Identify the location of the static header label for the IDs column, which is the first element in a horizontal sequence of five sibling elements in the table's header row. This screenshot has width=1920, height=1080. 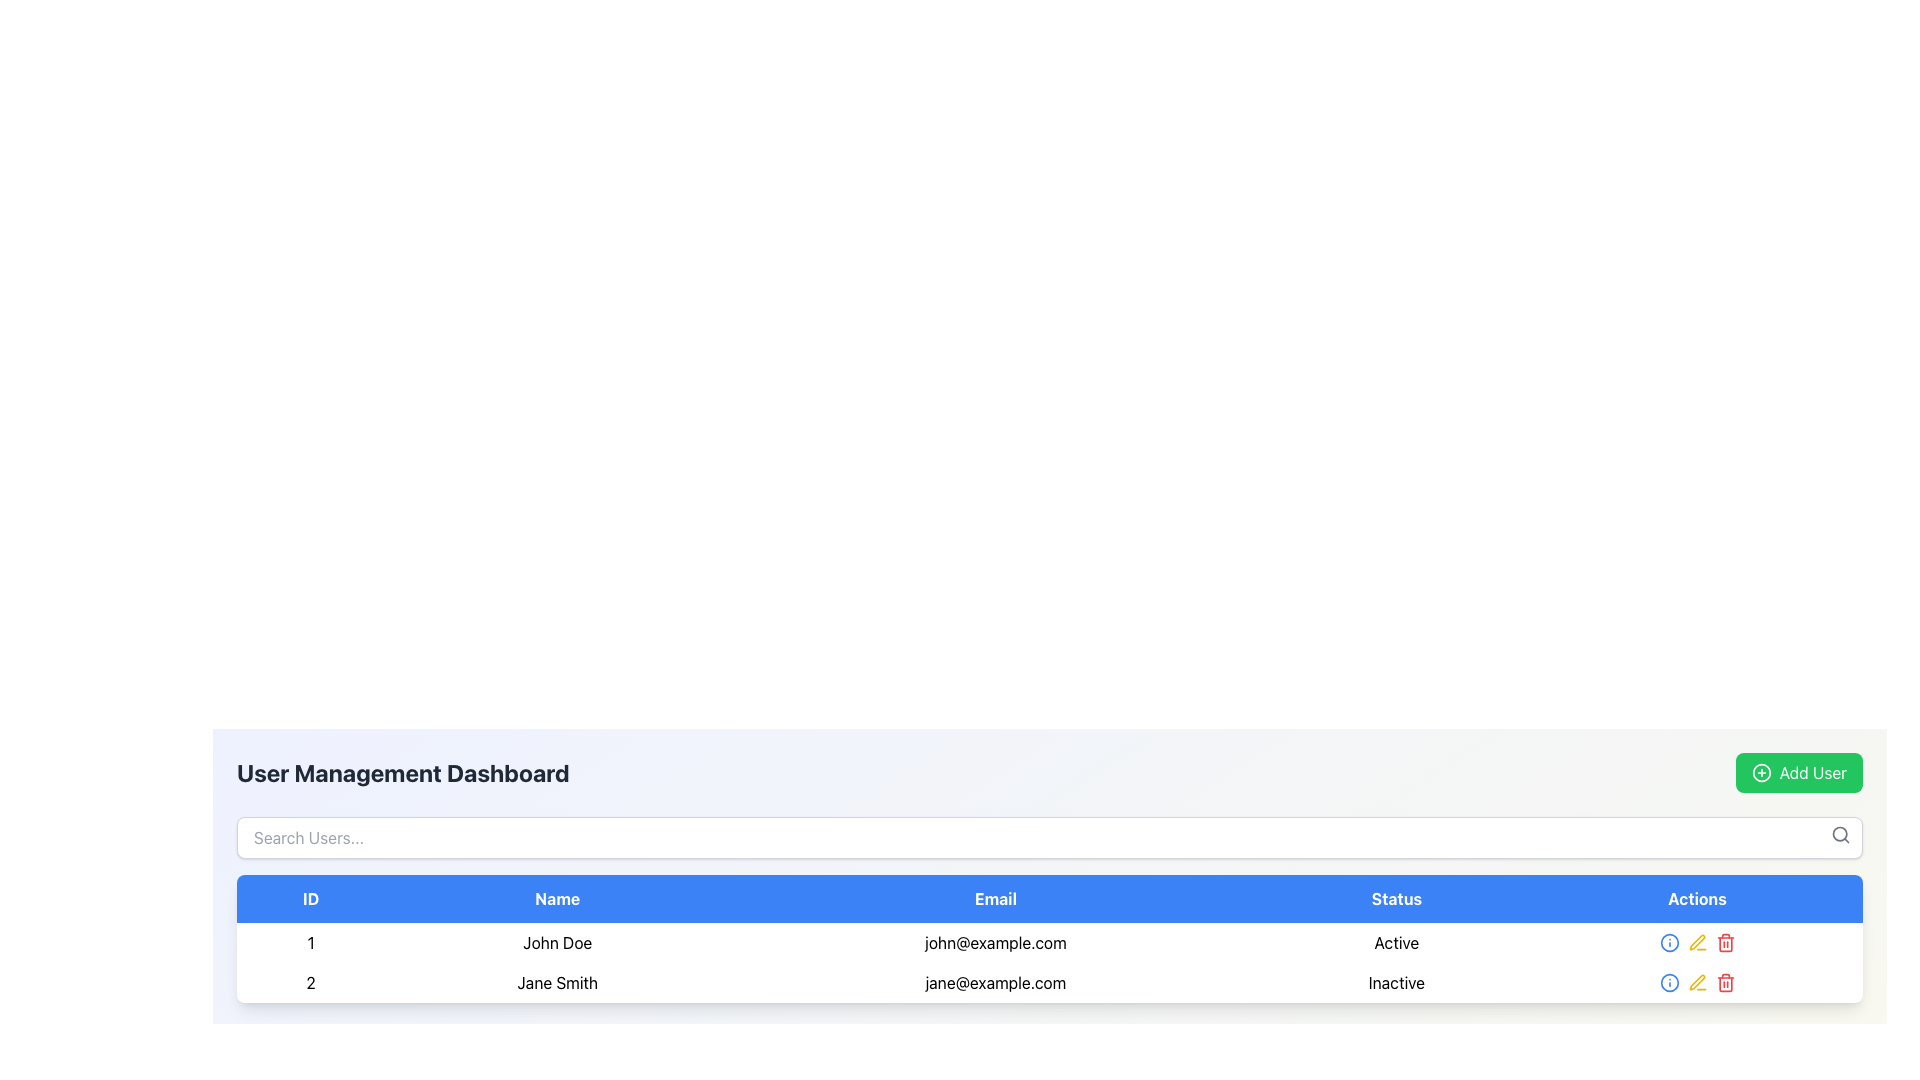
(310, 897).